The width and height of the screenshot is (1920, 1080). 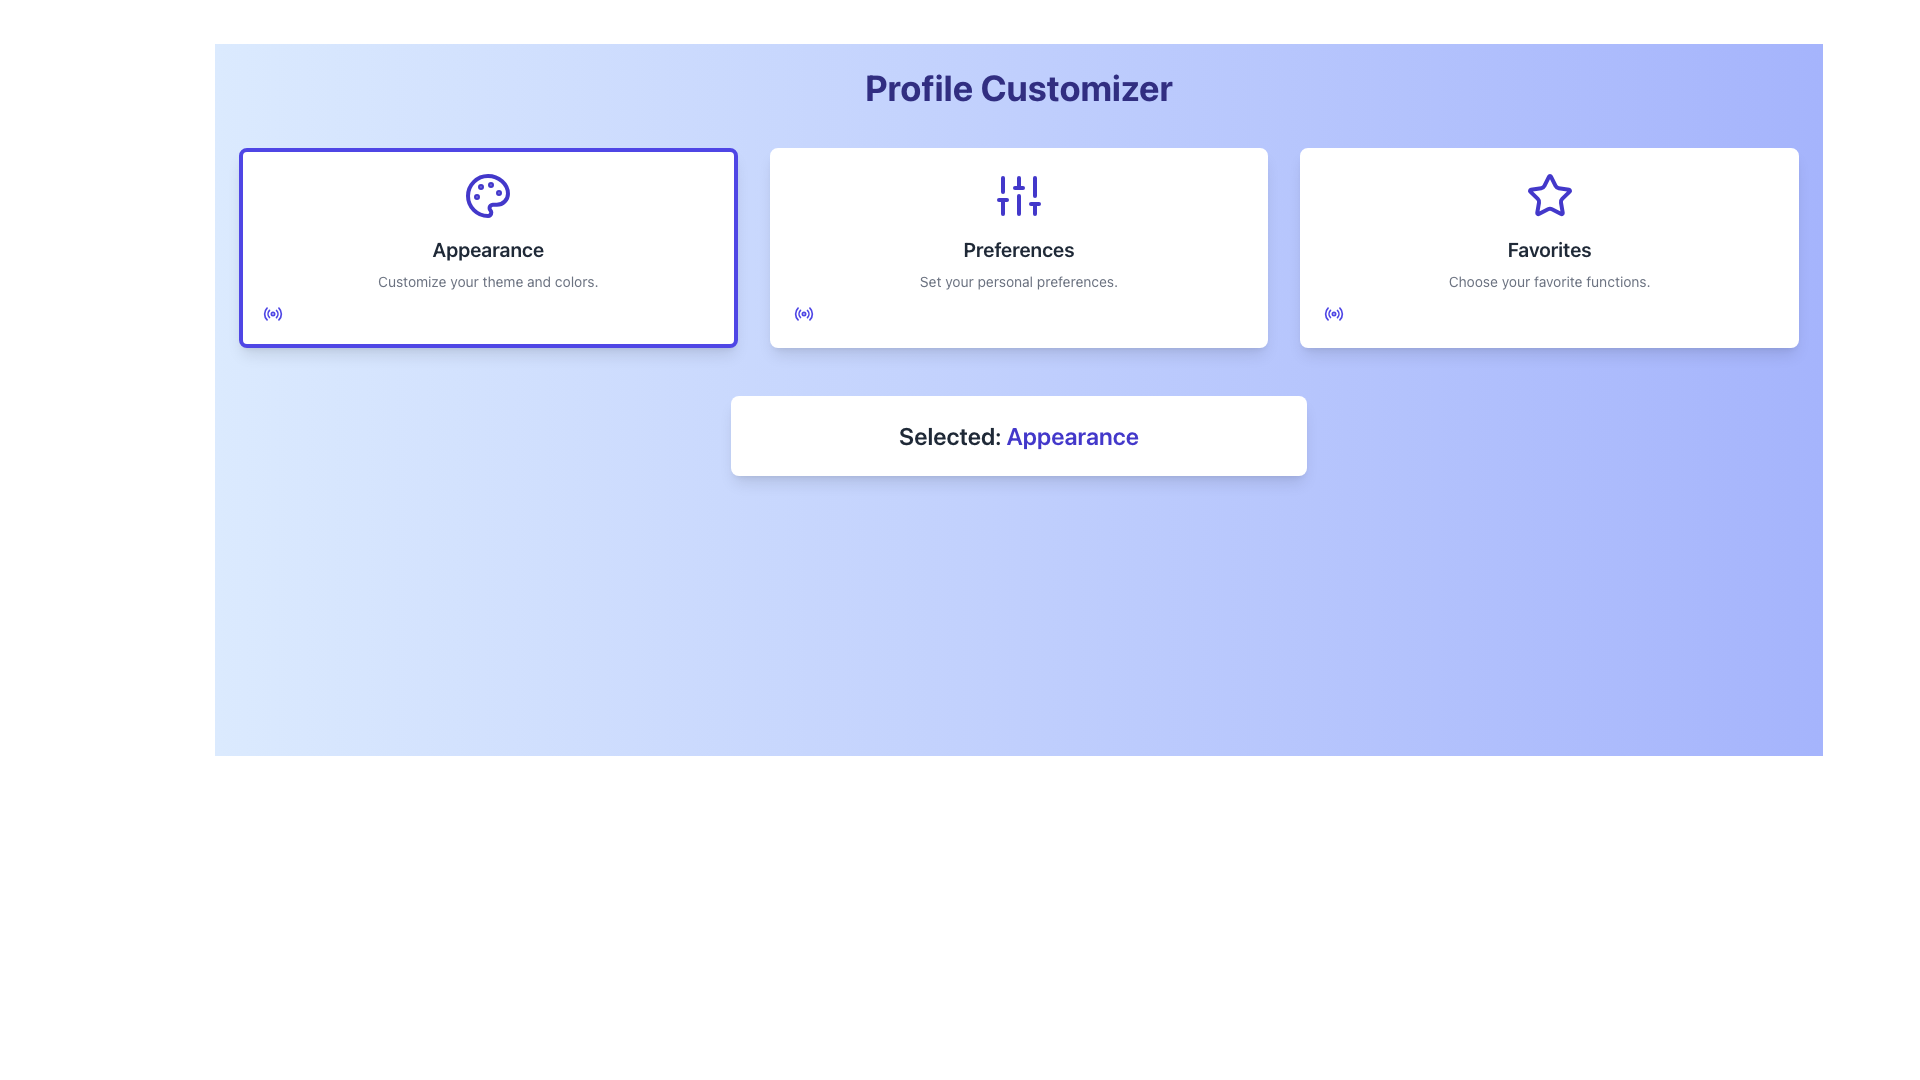 What do you see at coordinates (488, 249) in the screenshot?
I see `section heading label located centrally under the palette icon in the Appearance card for theme and colors customization` at bounding box center [488, 249].